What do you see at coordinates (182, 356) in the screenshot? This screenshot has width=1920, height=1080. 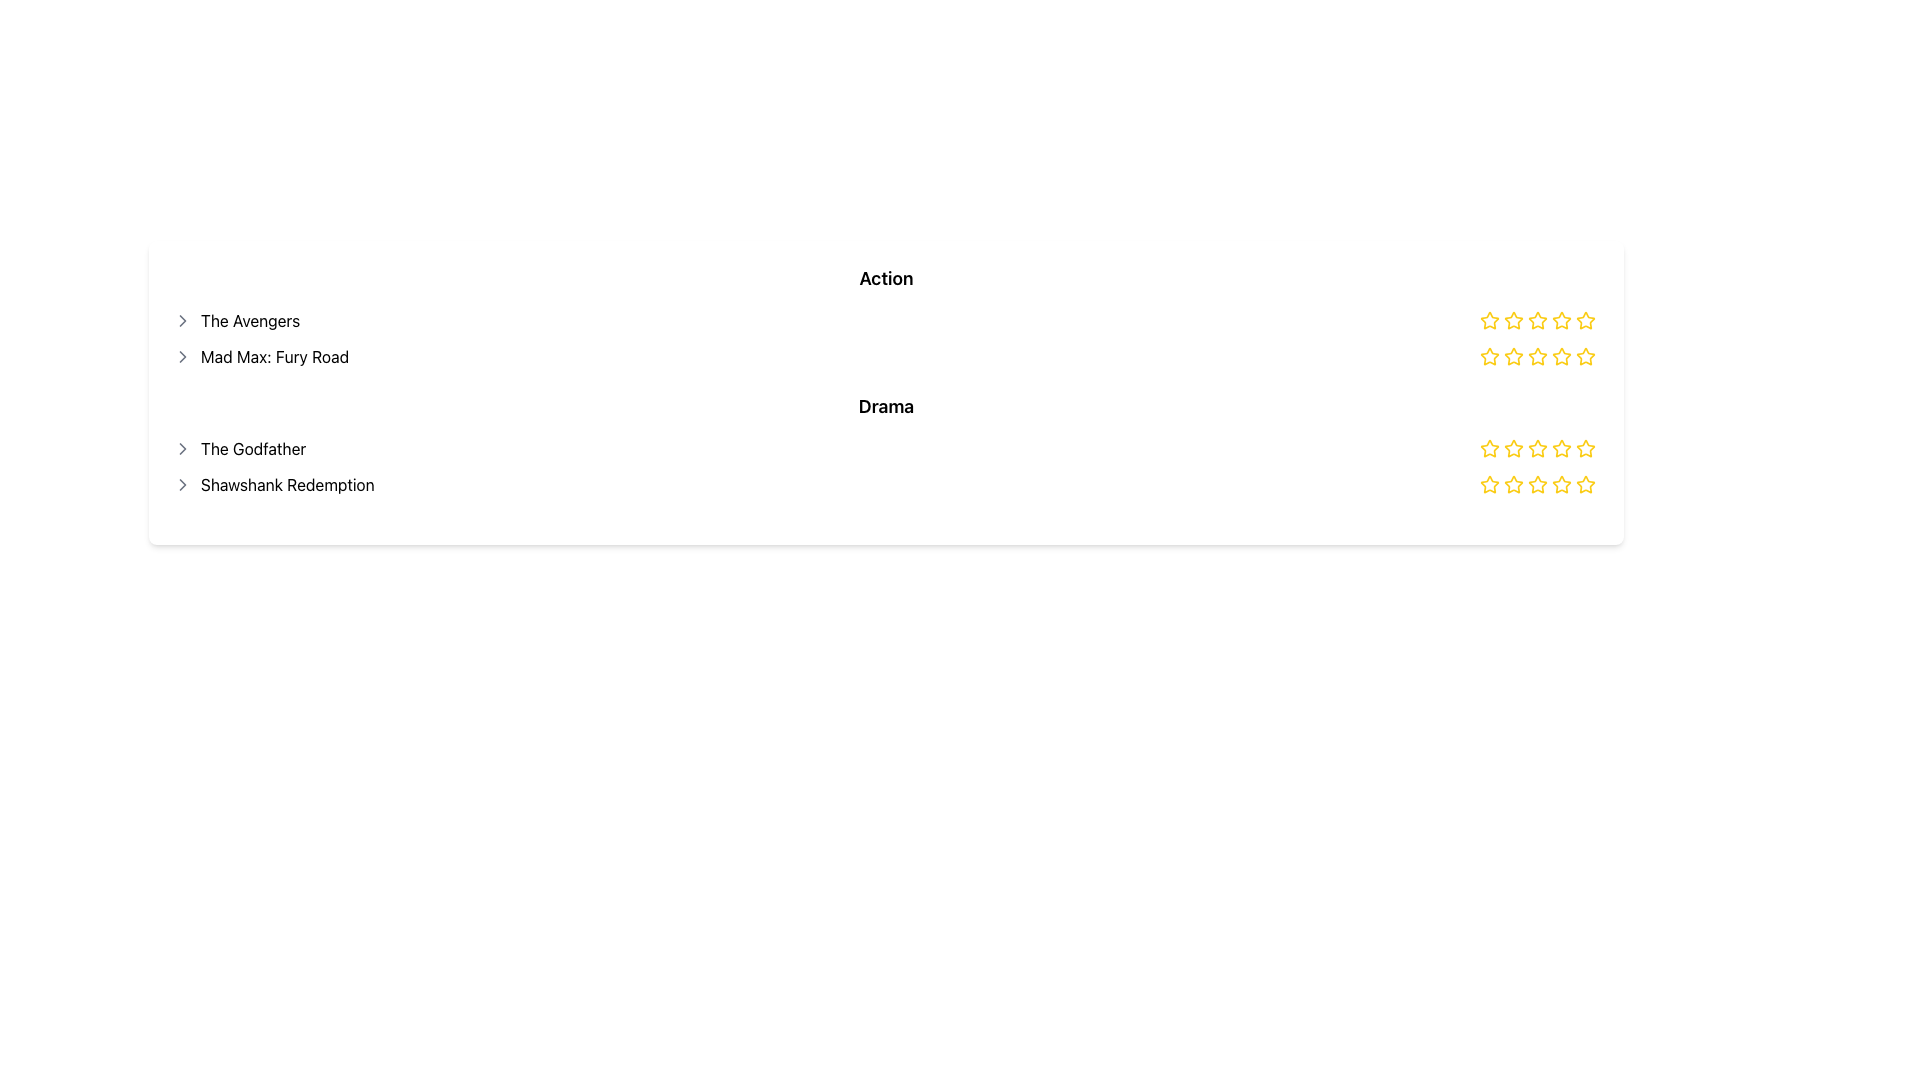 I see `the right-pointing arrow icon` at bounding box center [182, 356].